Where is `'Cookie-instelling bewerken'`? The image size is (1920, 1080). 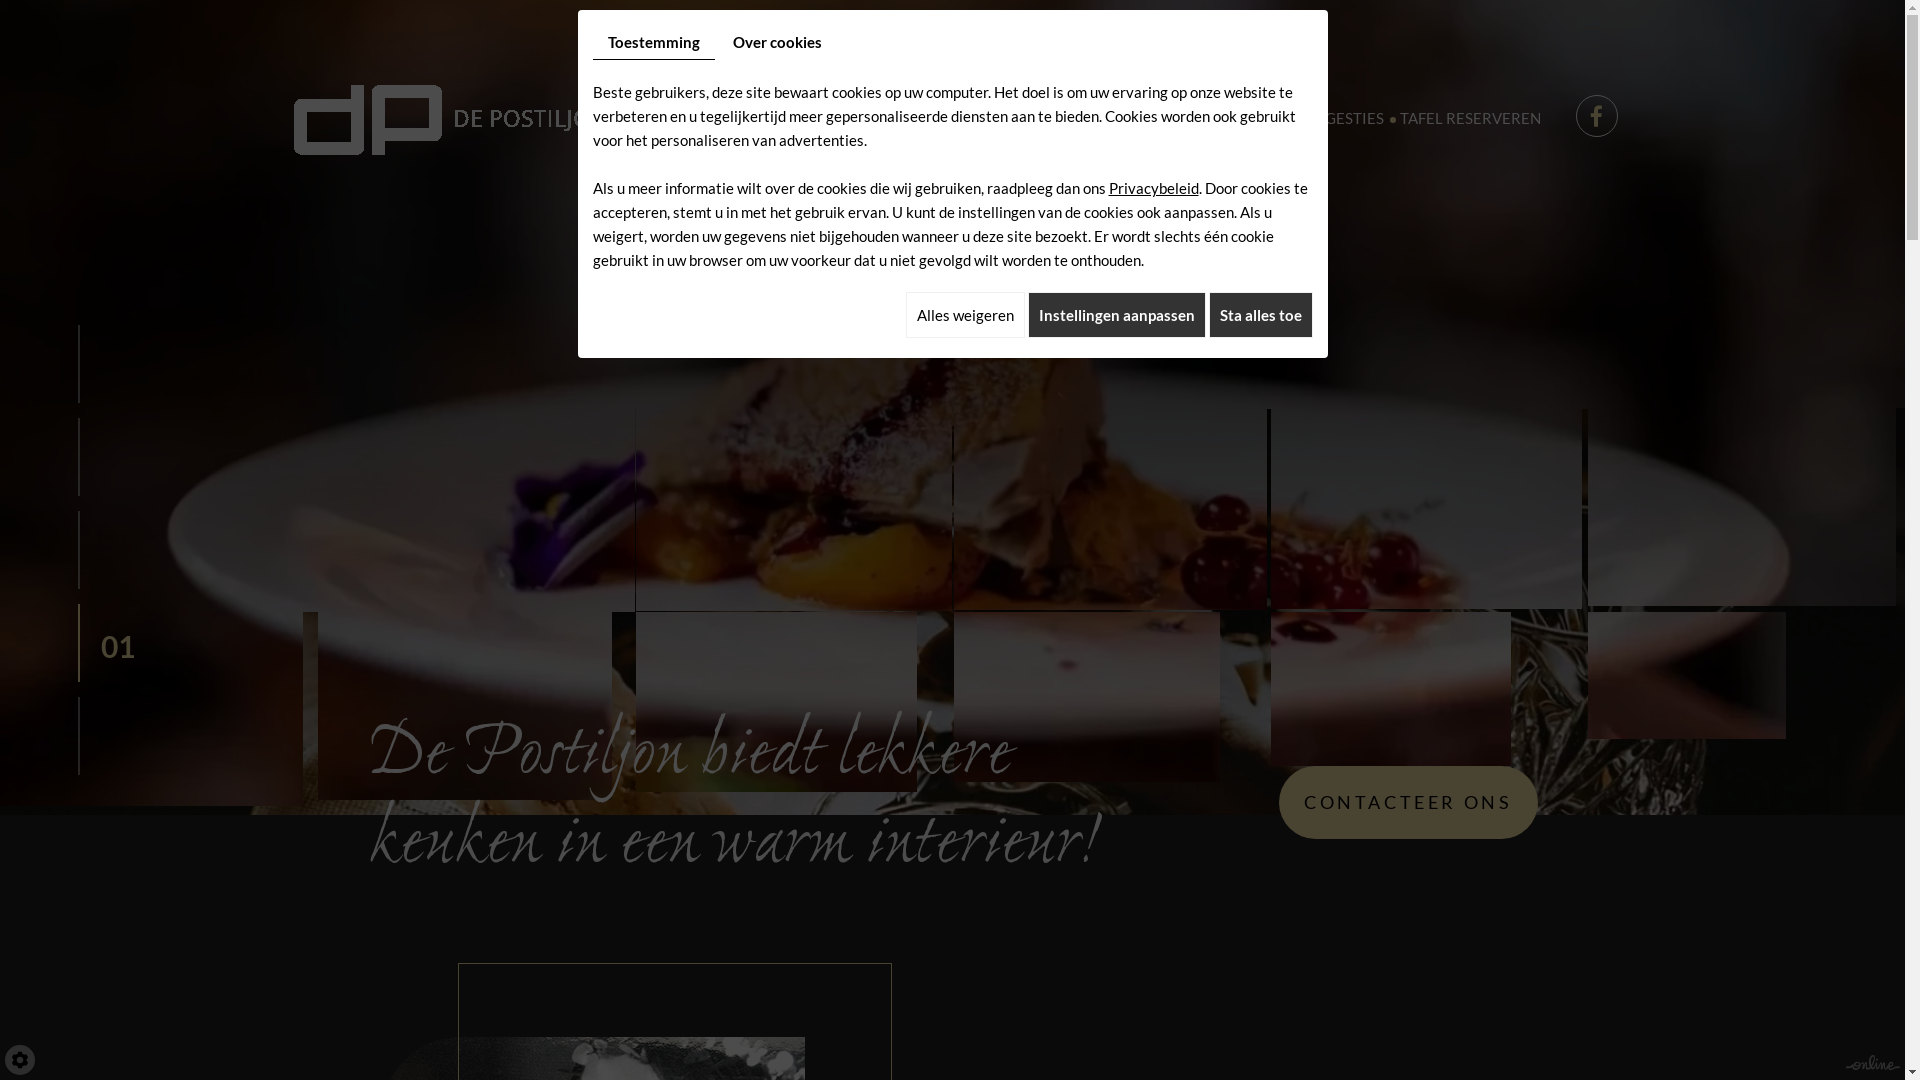
'Cookie-instelling bewerken' is located at coordinates (19, 1059).